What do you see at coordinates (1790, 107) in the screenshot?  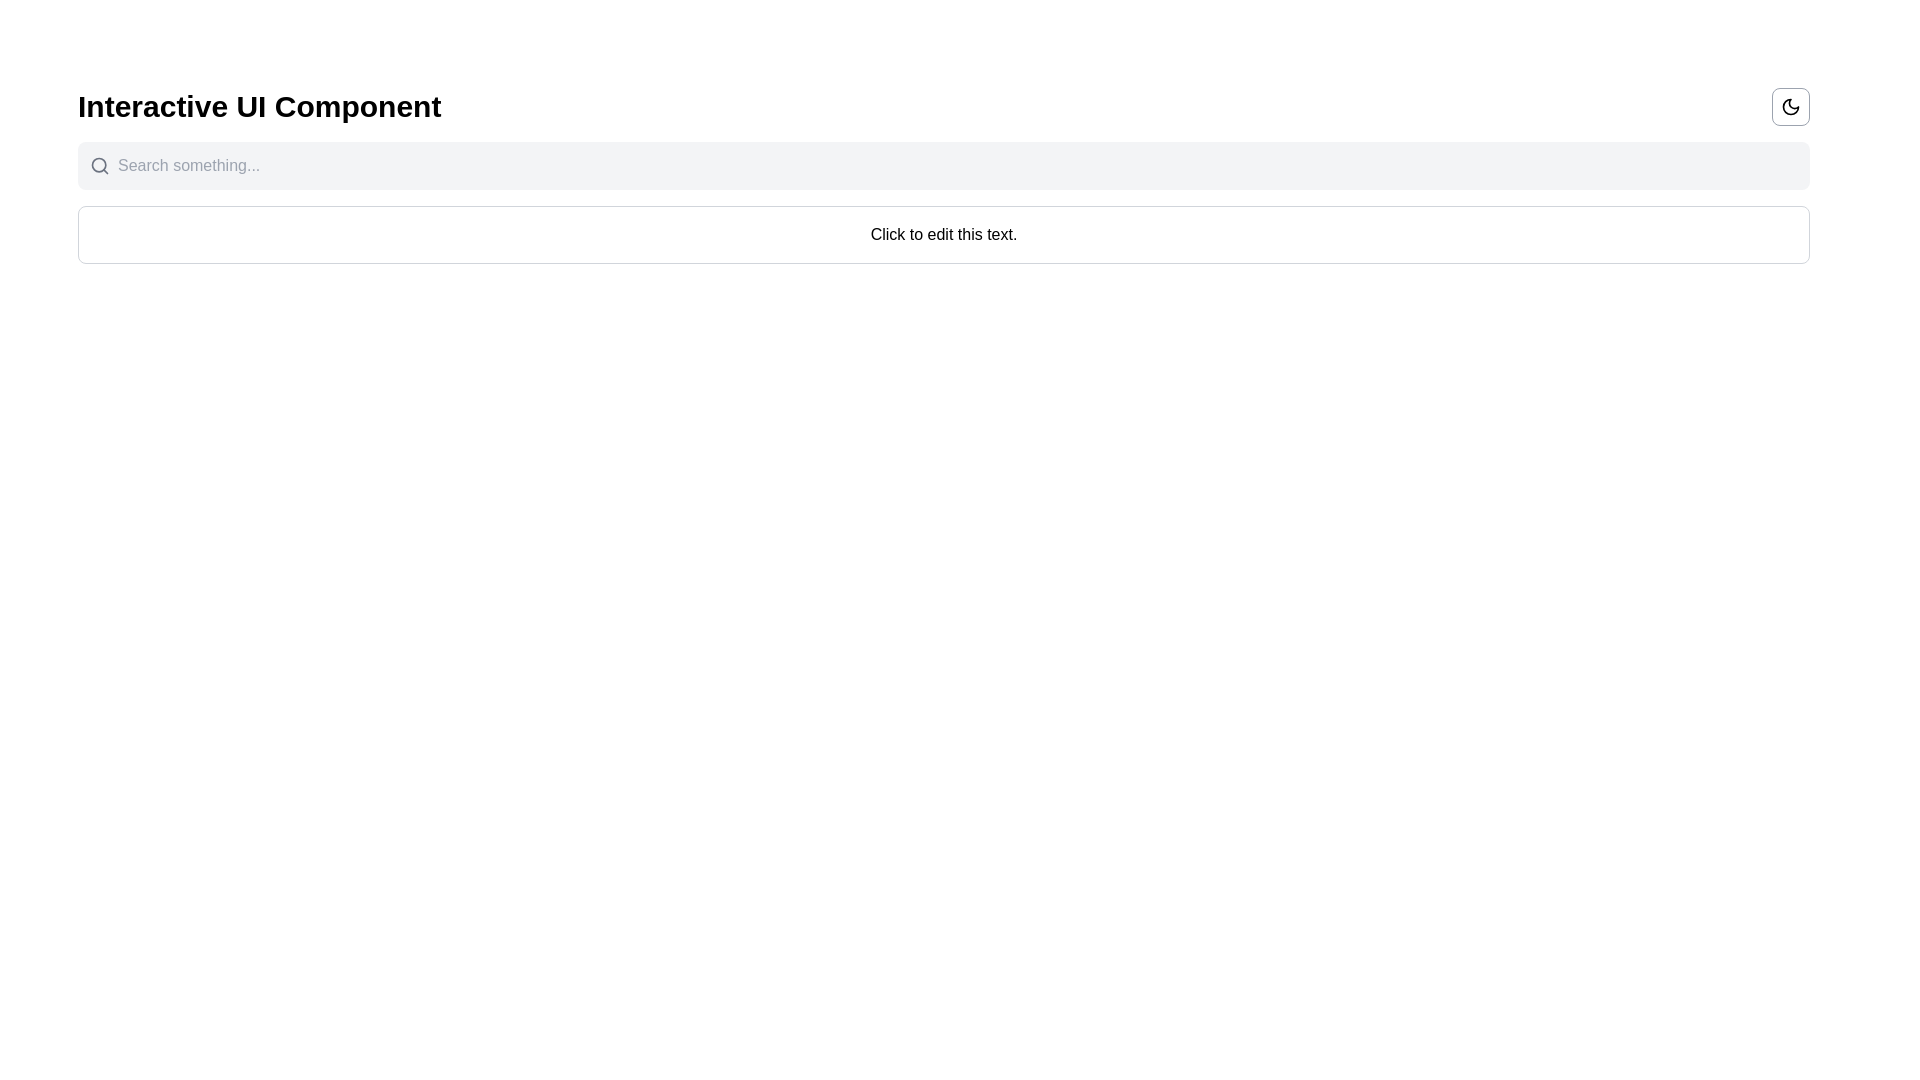 I see `the crescent moon icon located` at bounding box center [1790, 107].